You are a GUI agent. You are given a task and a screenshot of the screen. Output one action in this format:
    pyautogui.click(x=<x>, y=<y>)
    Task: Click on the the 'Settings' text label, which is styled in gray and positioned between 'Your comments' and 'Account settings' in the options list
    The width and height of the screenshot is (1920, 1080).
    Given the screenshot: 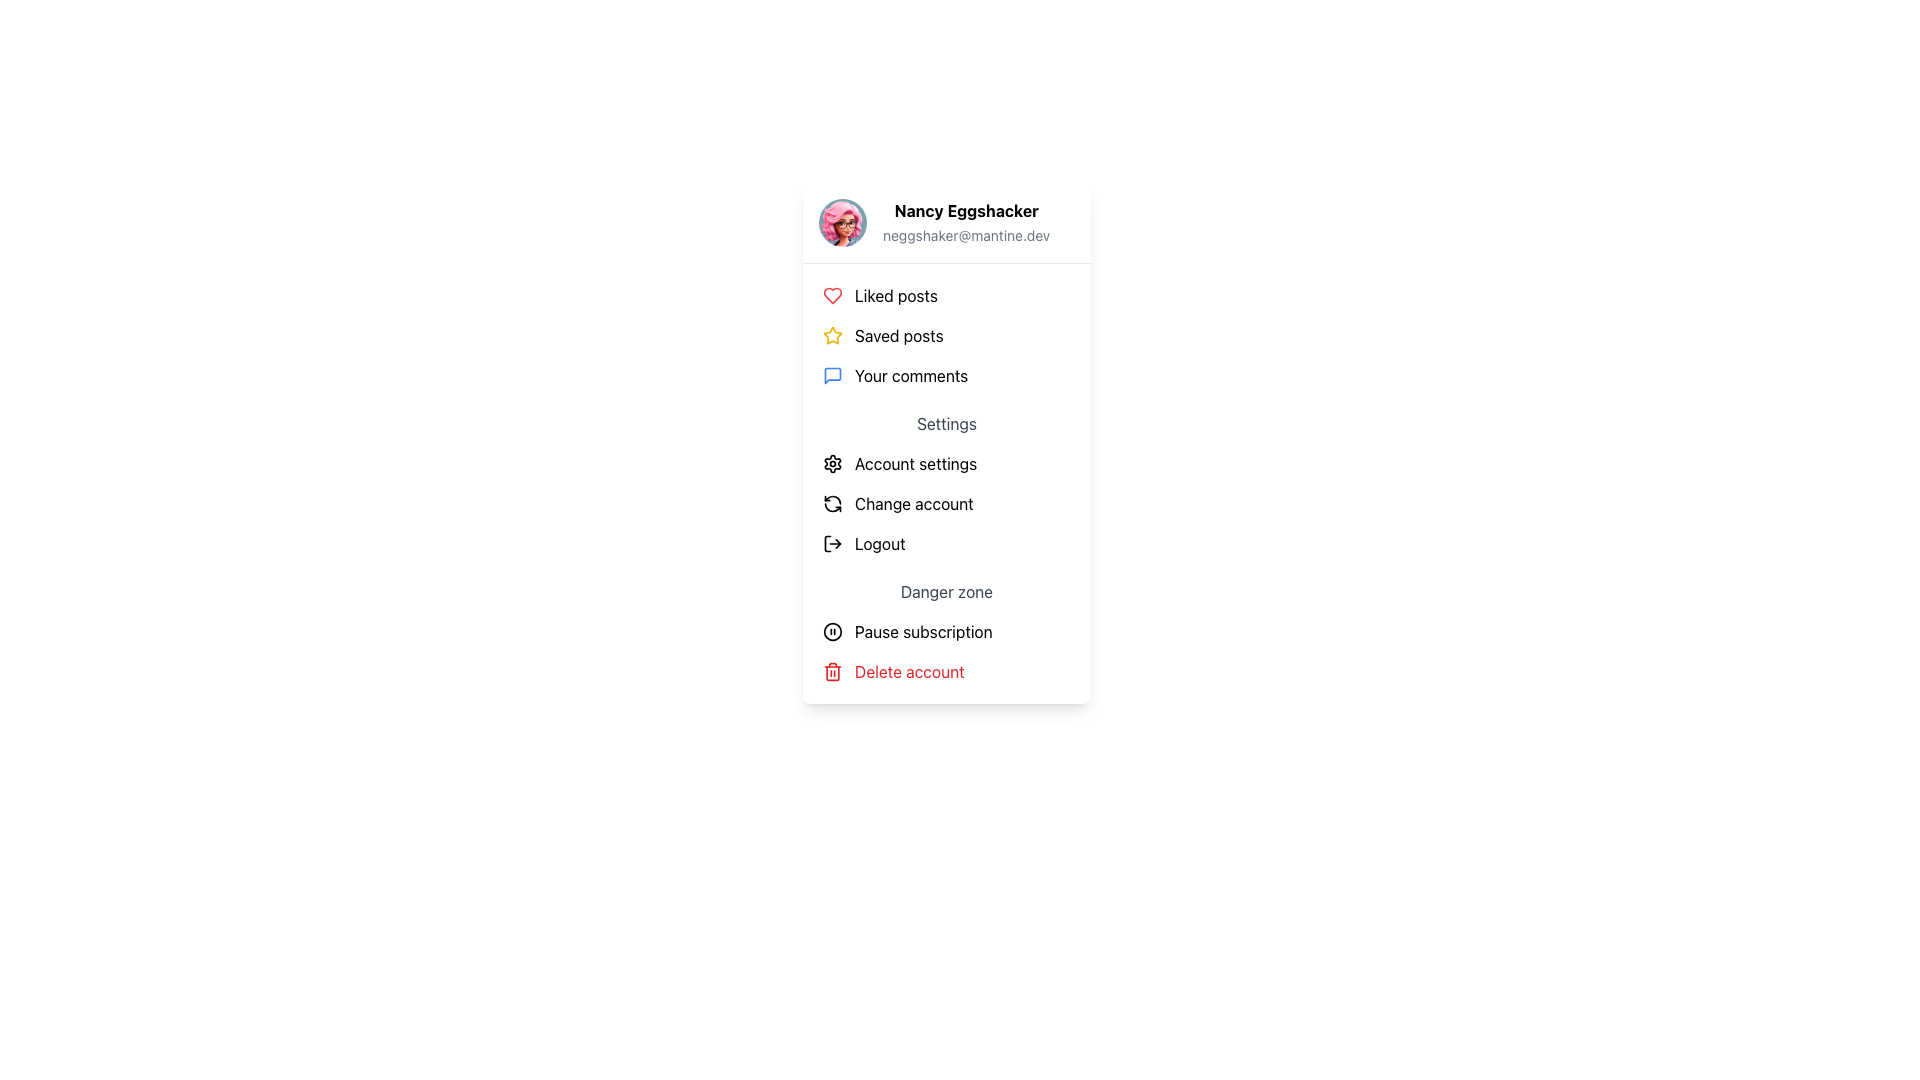 What is the action you would take?
    pyautogui.click(x=945, y=423)
    